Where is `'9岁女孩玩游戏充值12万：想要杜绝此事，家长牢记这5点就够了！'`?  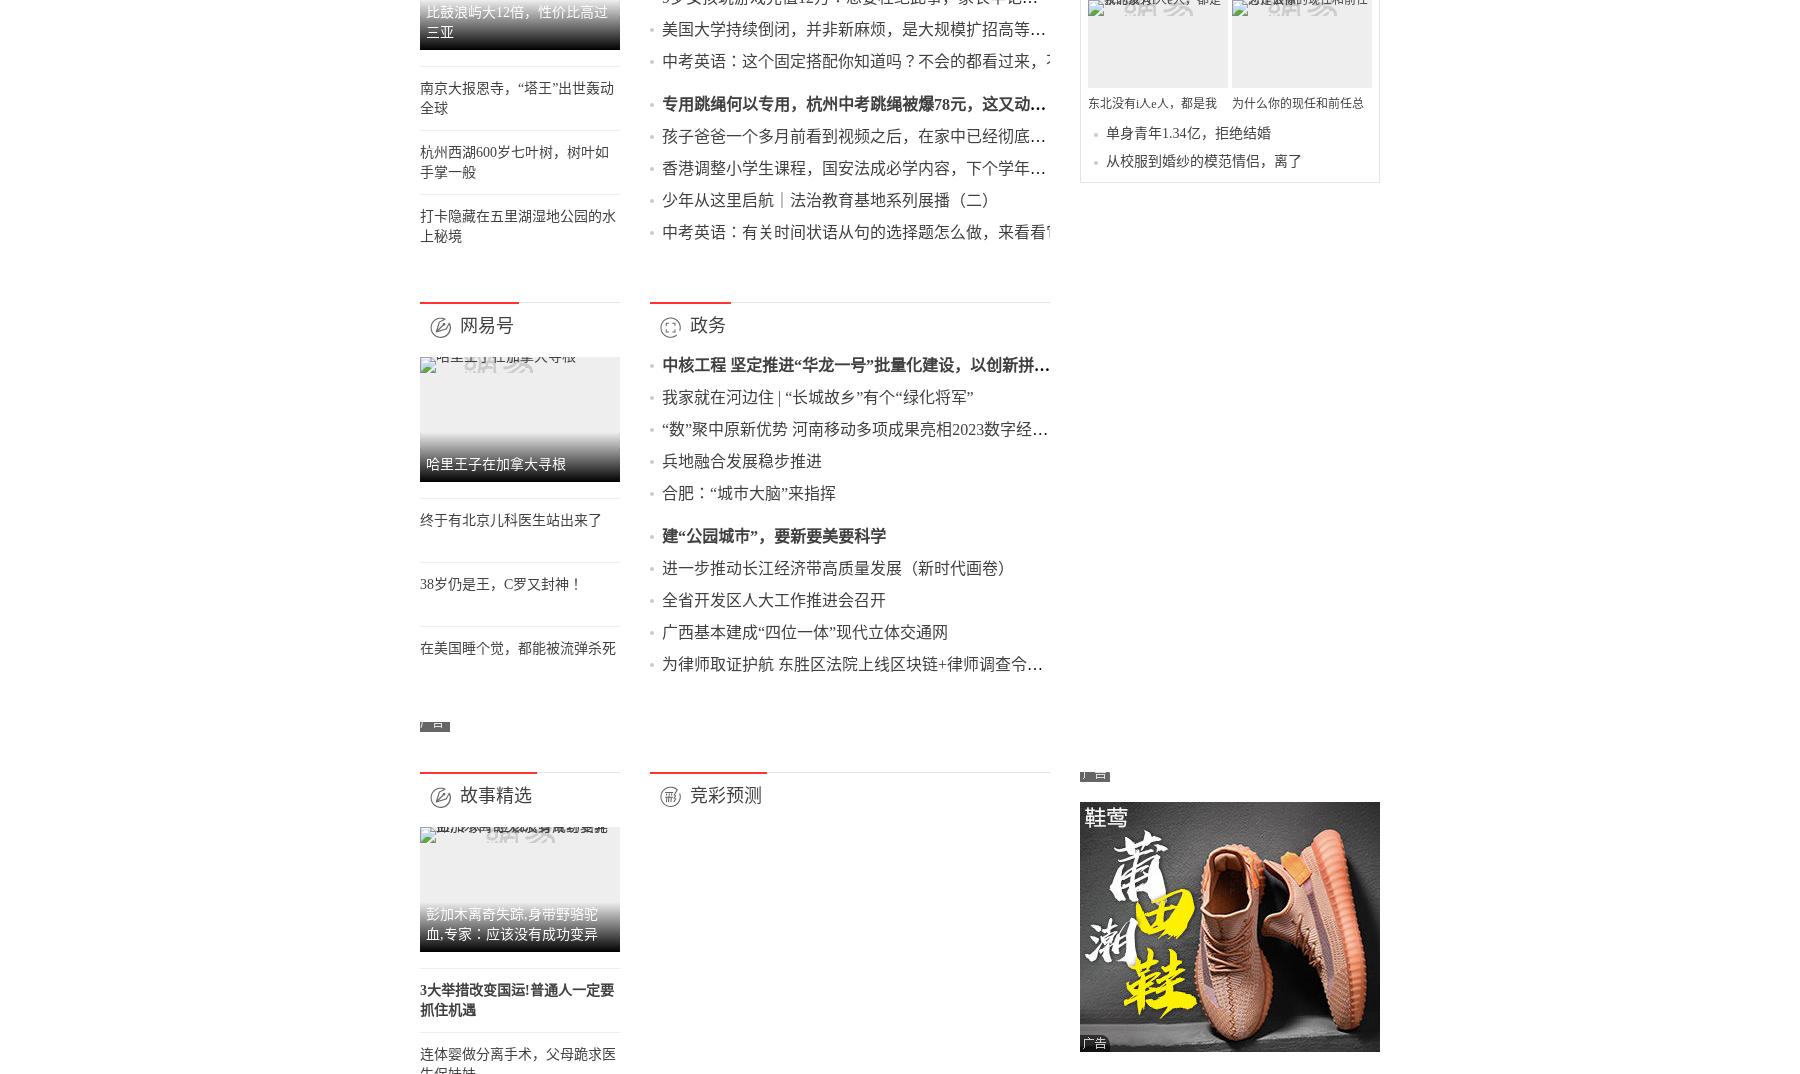 '9岁女孩玩游戏充值12万：想要杜绝此事，家长牢记这5点就够了！' is located at coordinates (992, 405).